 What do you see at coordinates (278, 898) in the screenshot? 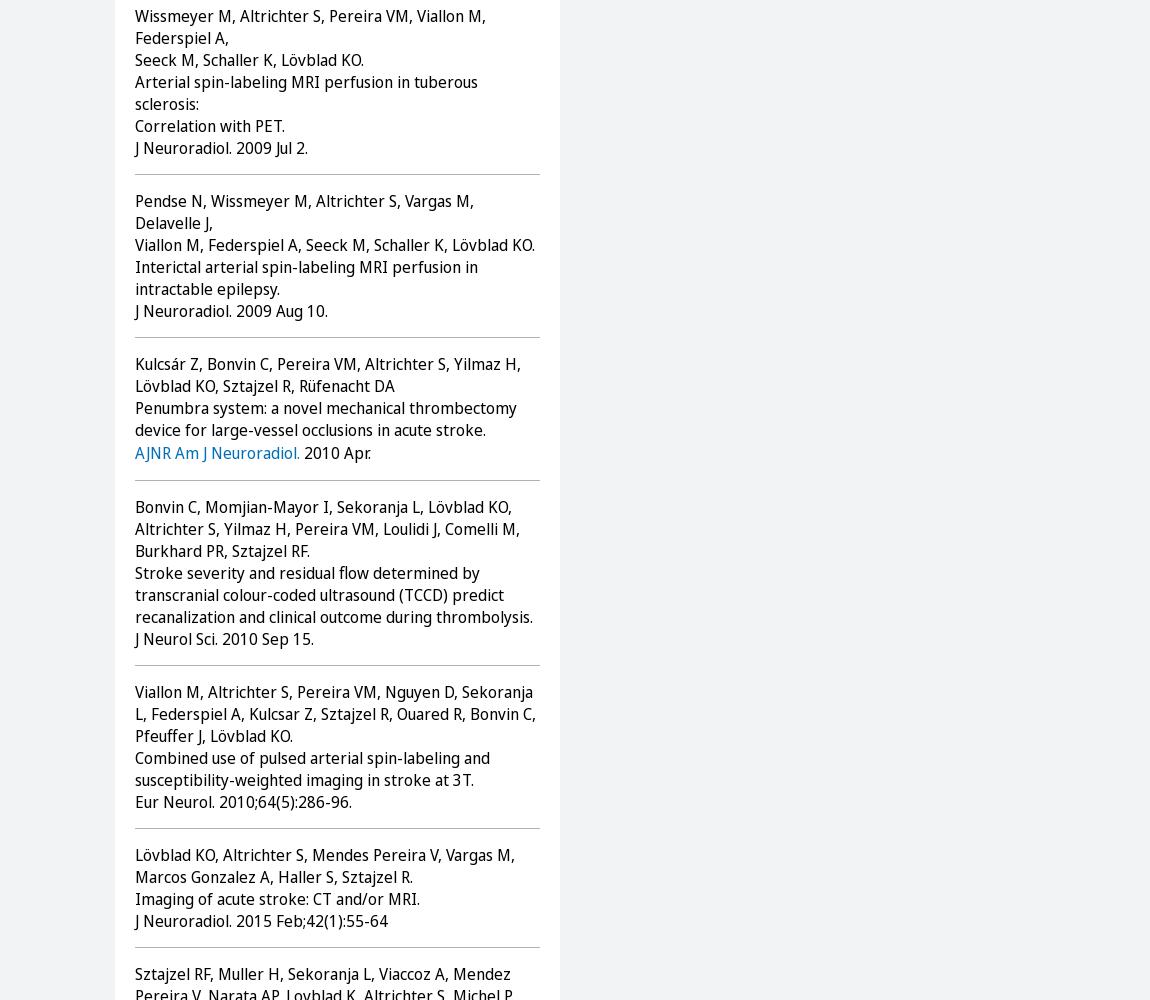
I see `'Imaging of acute stroke: CT and/or MRI.'` at bounding box center [278, 898].